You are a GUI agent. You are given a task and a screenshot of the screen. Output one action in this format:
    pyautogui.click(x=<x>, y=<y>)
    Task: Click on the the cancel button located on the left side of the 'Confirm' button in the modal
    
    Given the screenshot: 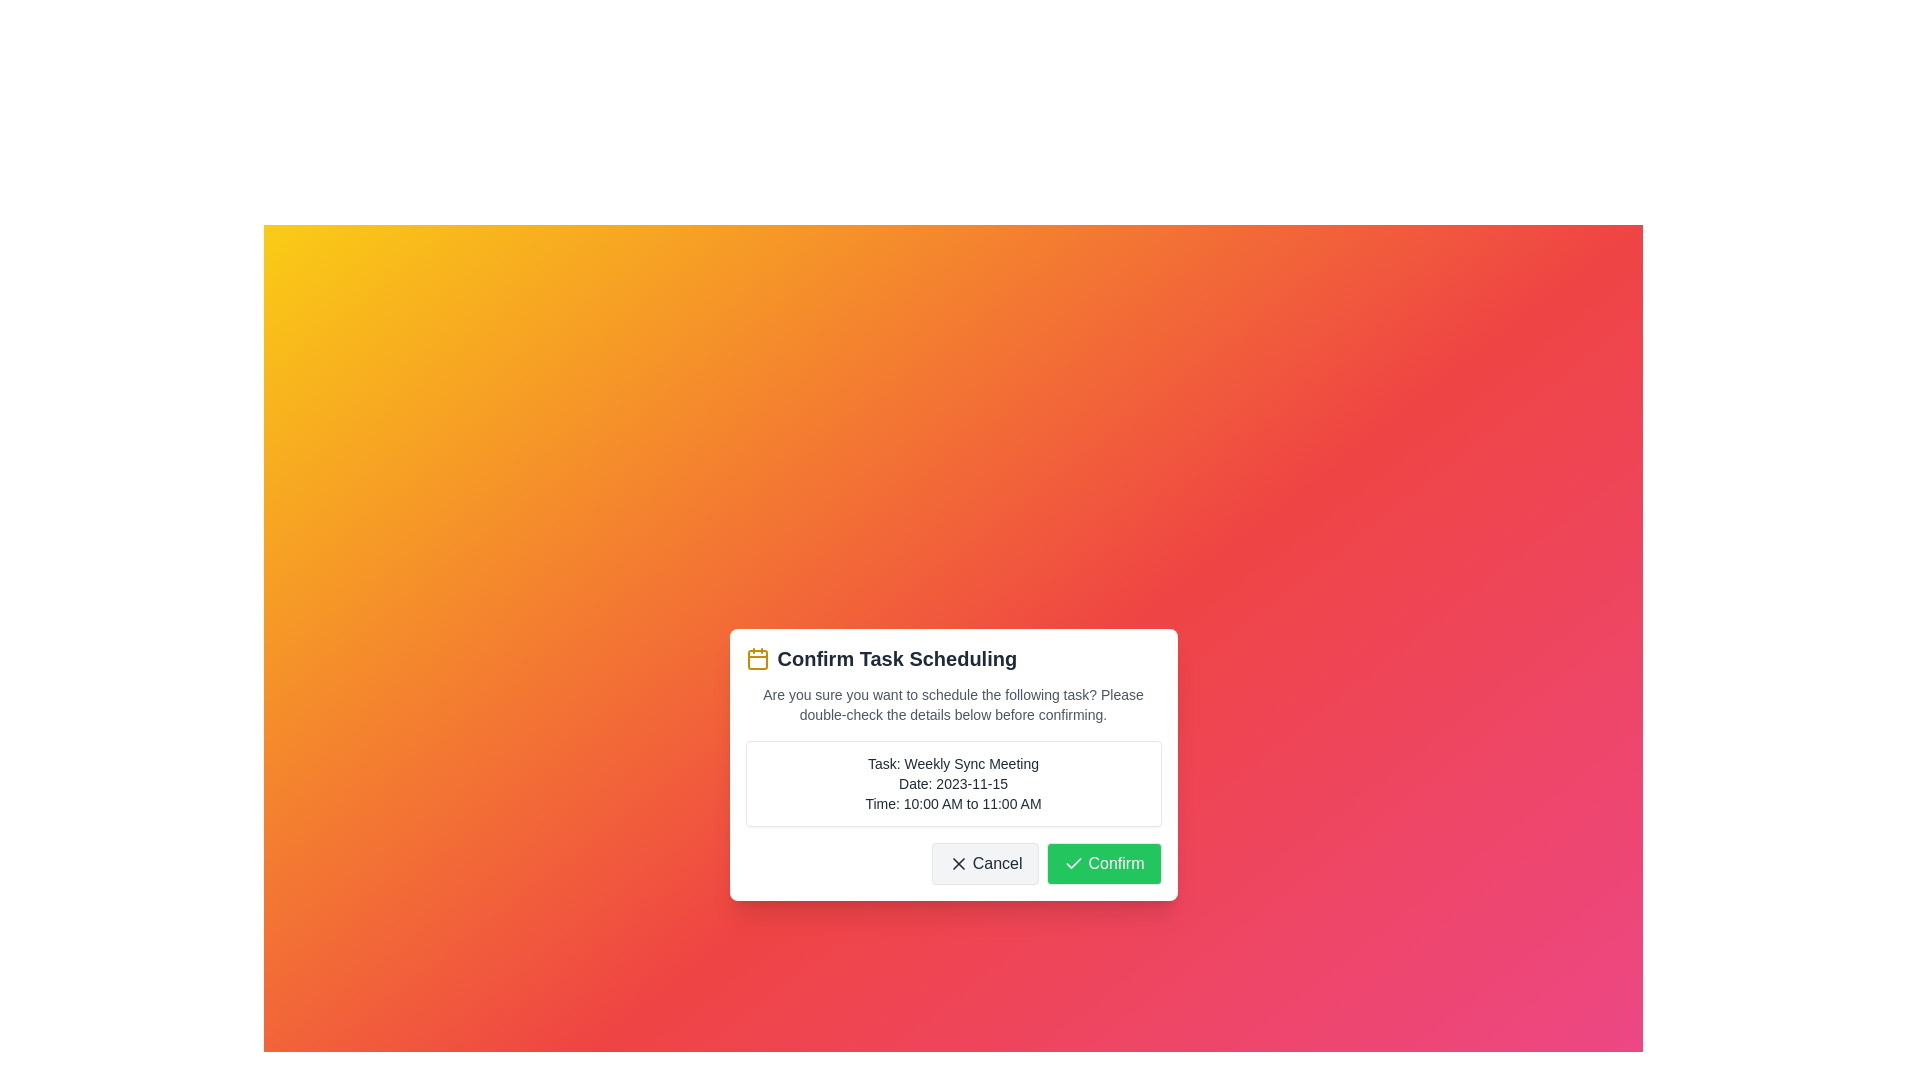 What is the action you would take?
    pyautogui.click(x=985, y=863)
    